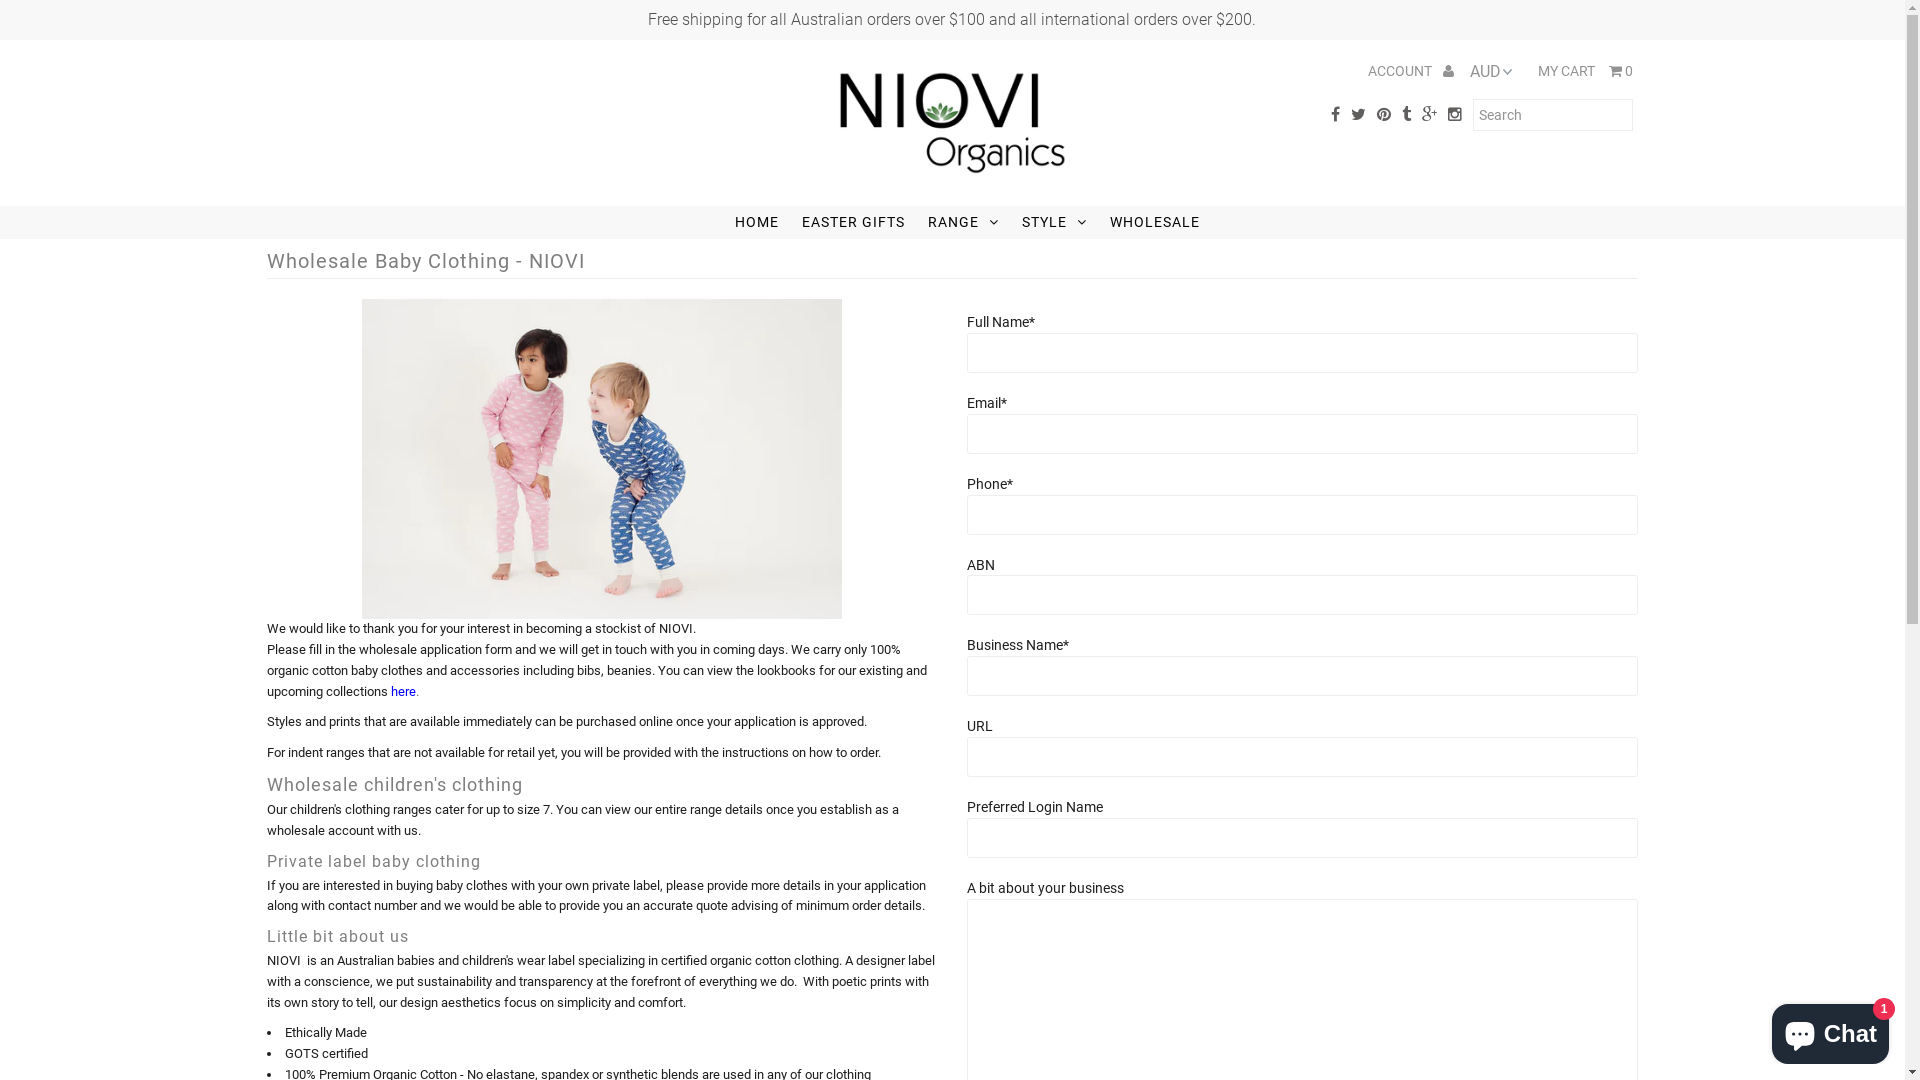  I want to click on 'WHOLESALE', so click(1155, 222).